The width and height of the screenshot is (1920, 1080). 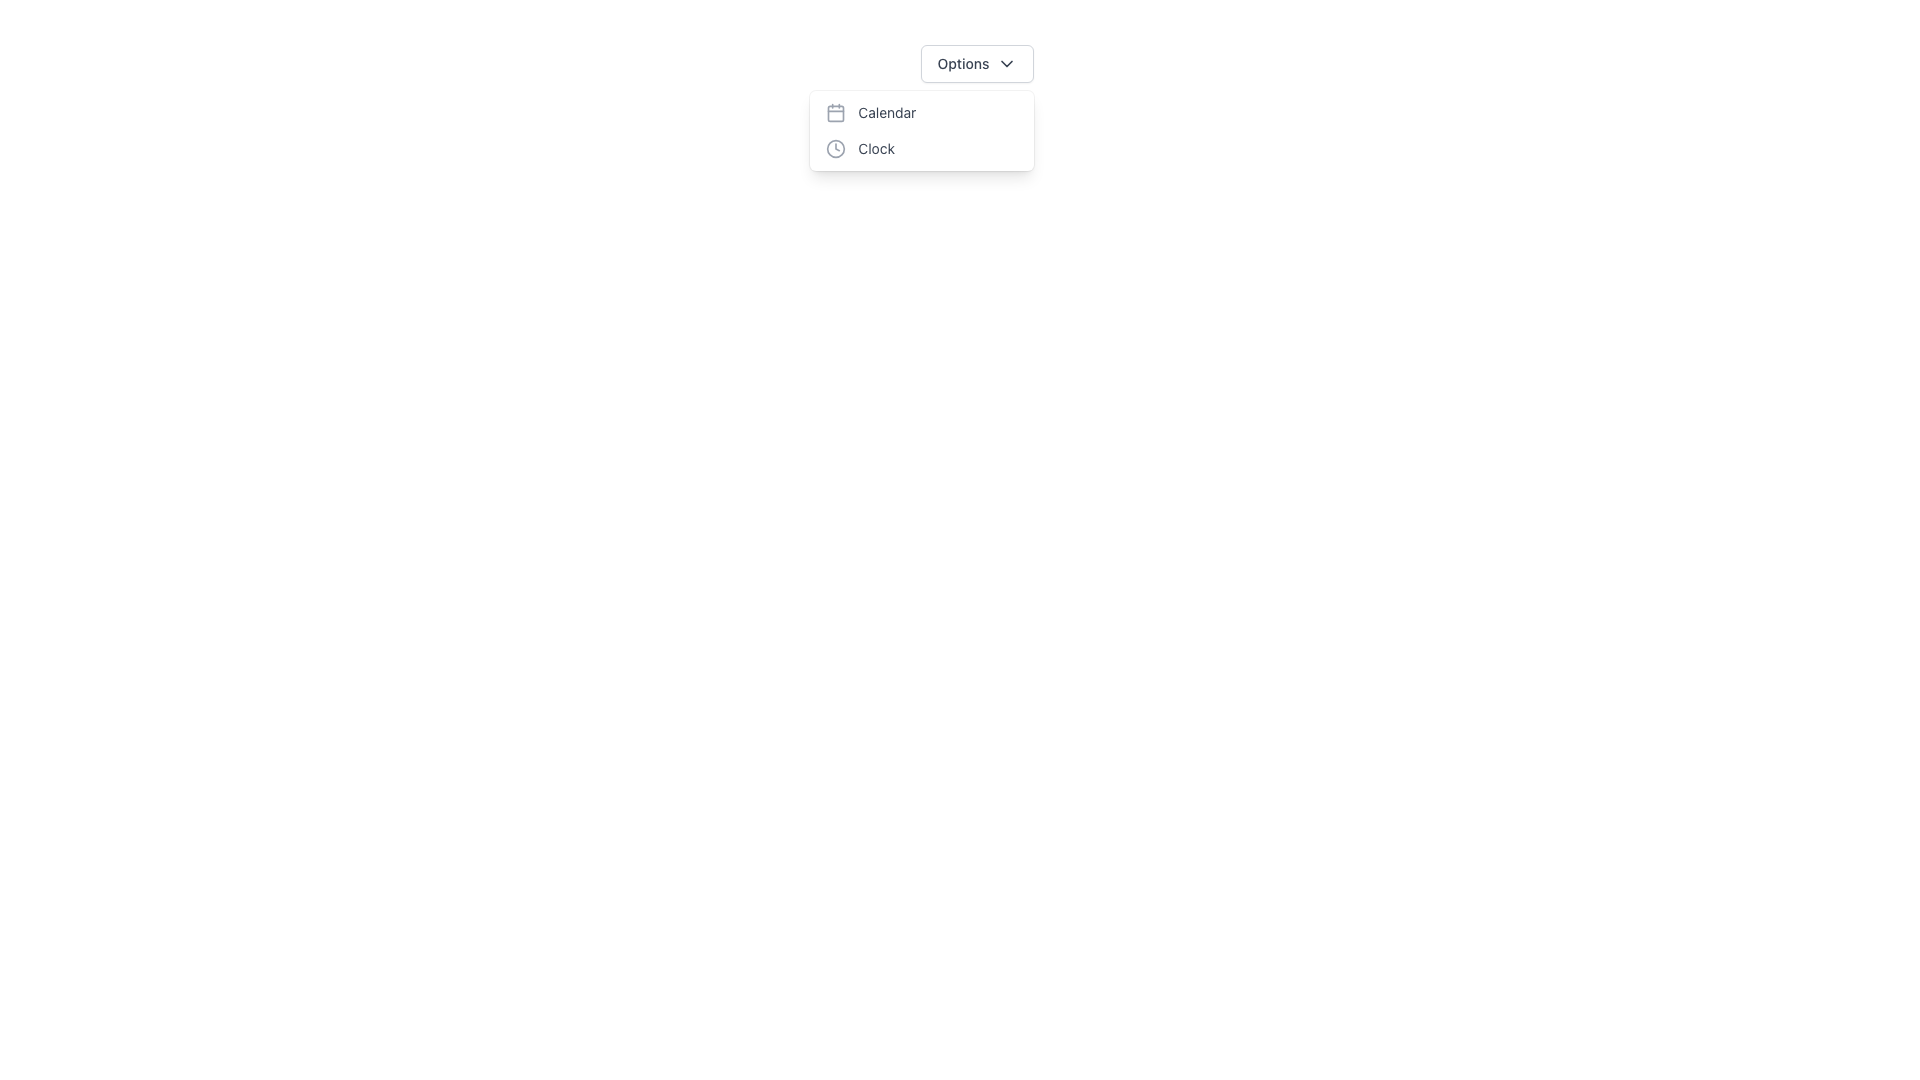 What do you see at coordinates (836, 148) in the screenshot?
I see `the decorative circle element of the clock icon located within the dropdown menu under the 'Options' label` at bounding box center [836, 148].